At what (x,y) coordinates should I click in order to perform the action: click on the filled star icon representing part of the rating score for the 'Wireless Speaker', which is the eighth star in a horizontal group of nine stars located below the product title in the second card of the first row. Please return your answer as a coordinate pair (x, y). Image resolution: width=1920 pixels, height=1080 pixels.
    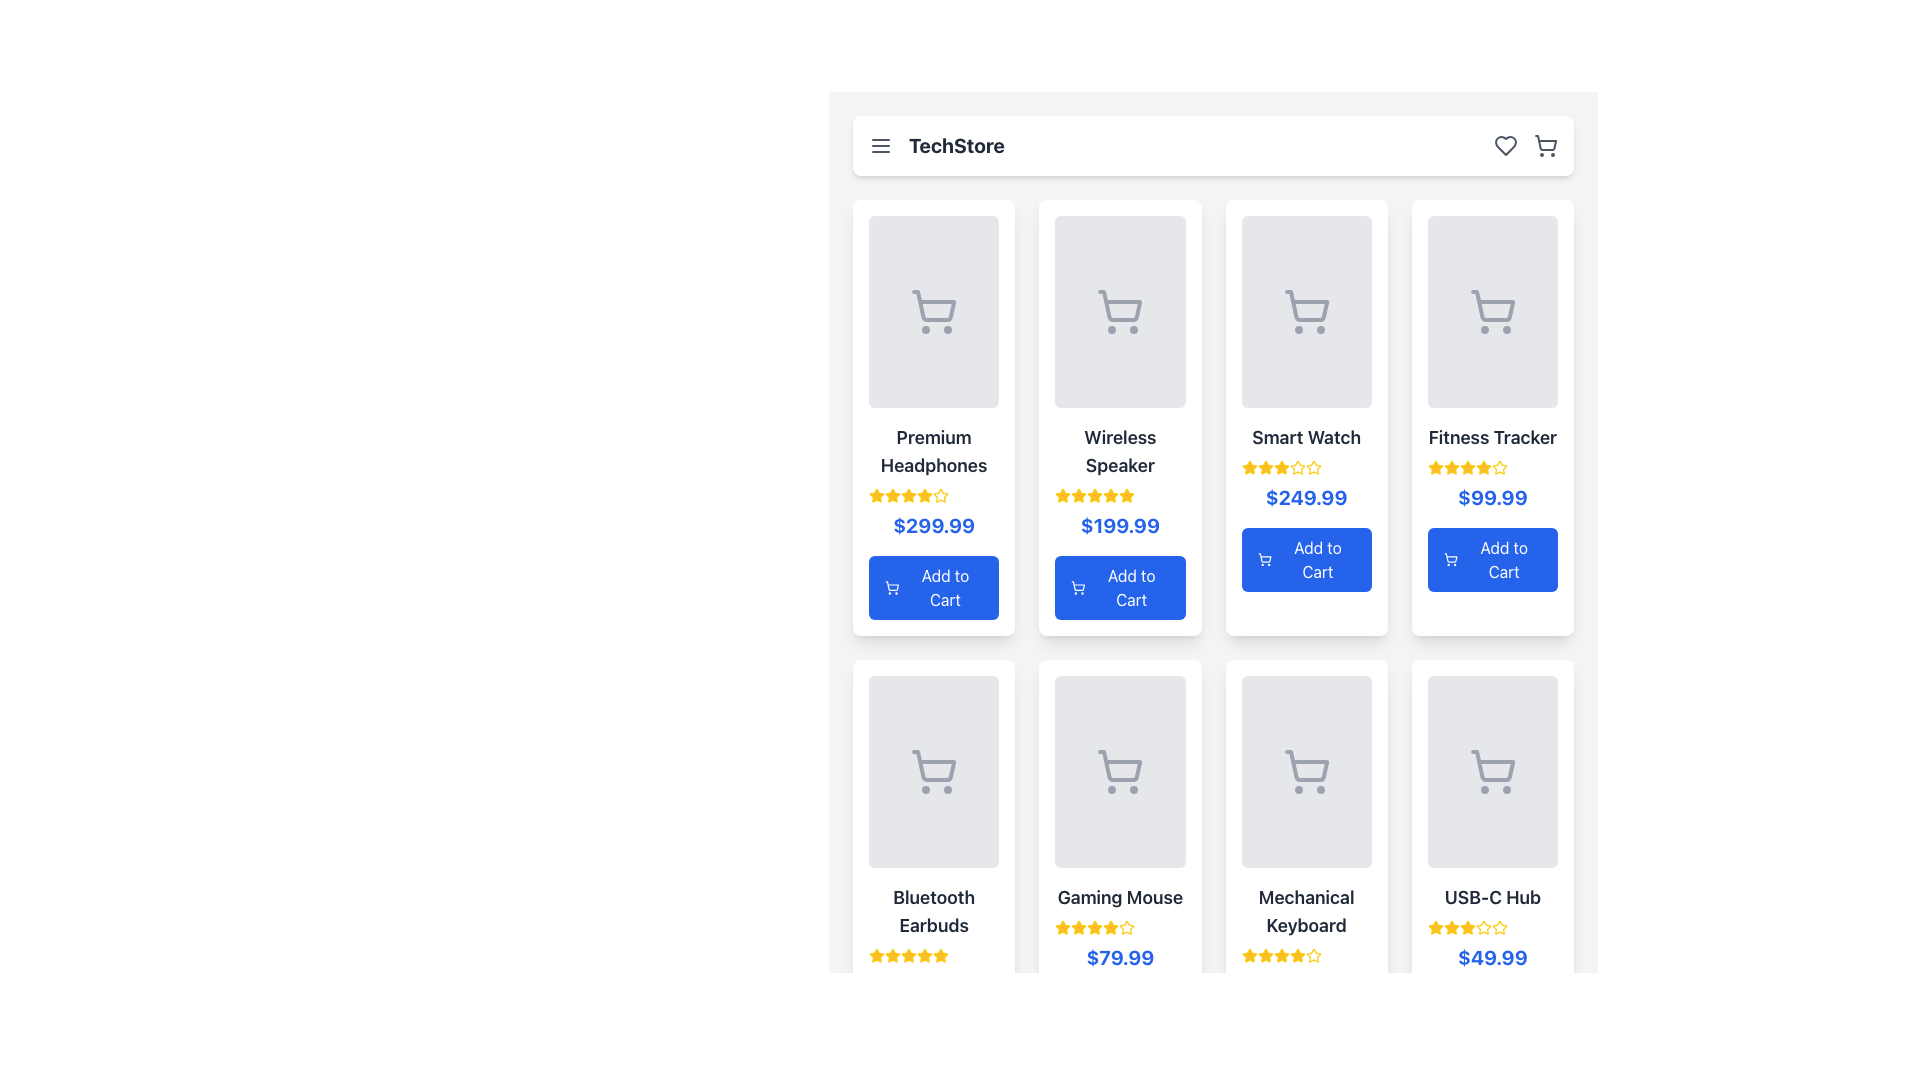
    Looking at the image, I should click on (1127, 495).